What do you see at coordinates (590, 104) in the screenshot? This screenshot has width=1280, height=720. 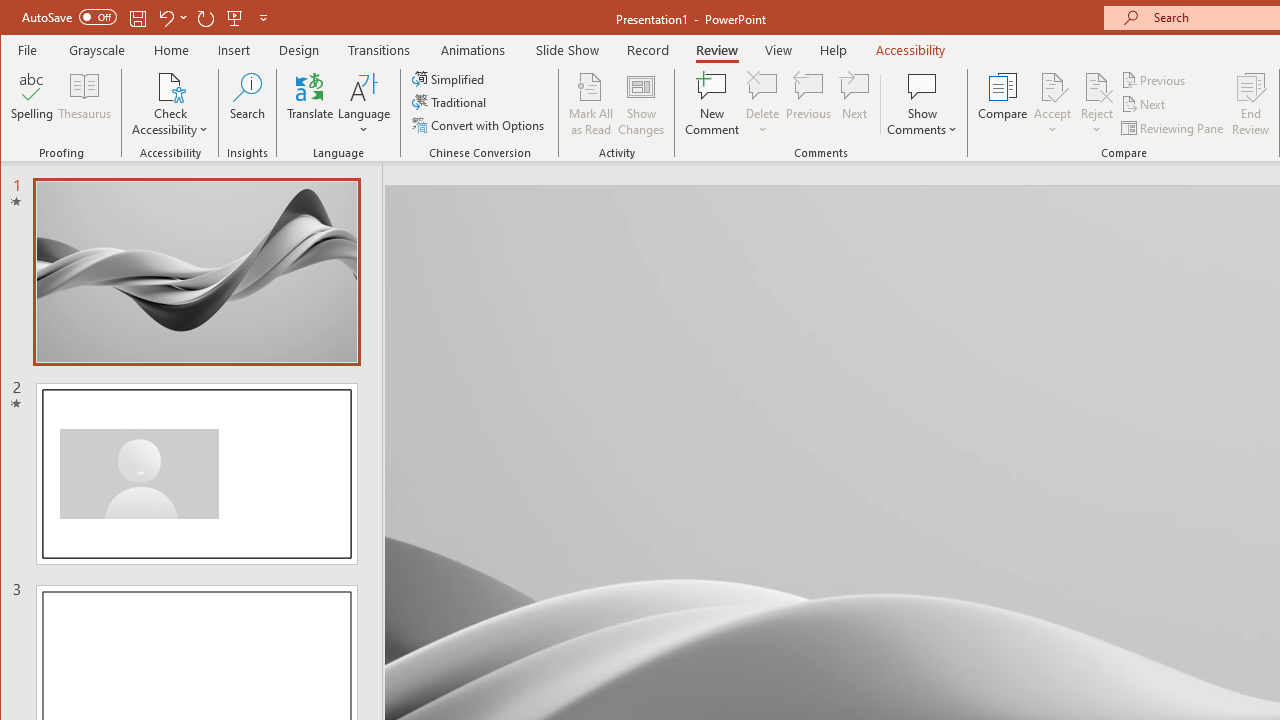 I see `'Mark All as Read'` at bounding box center [590, 104].